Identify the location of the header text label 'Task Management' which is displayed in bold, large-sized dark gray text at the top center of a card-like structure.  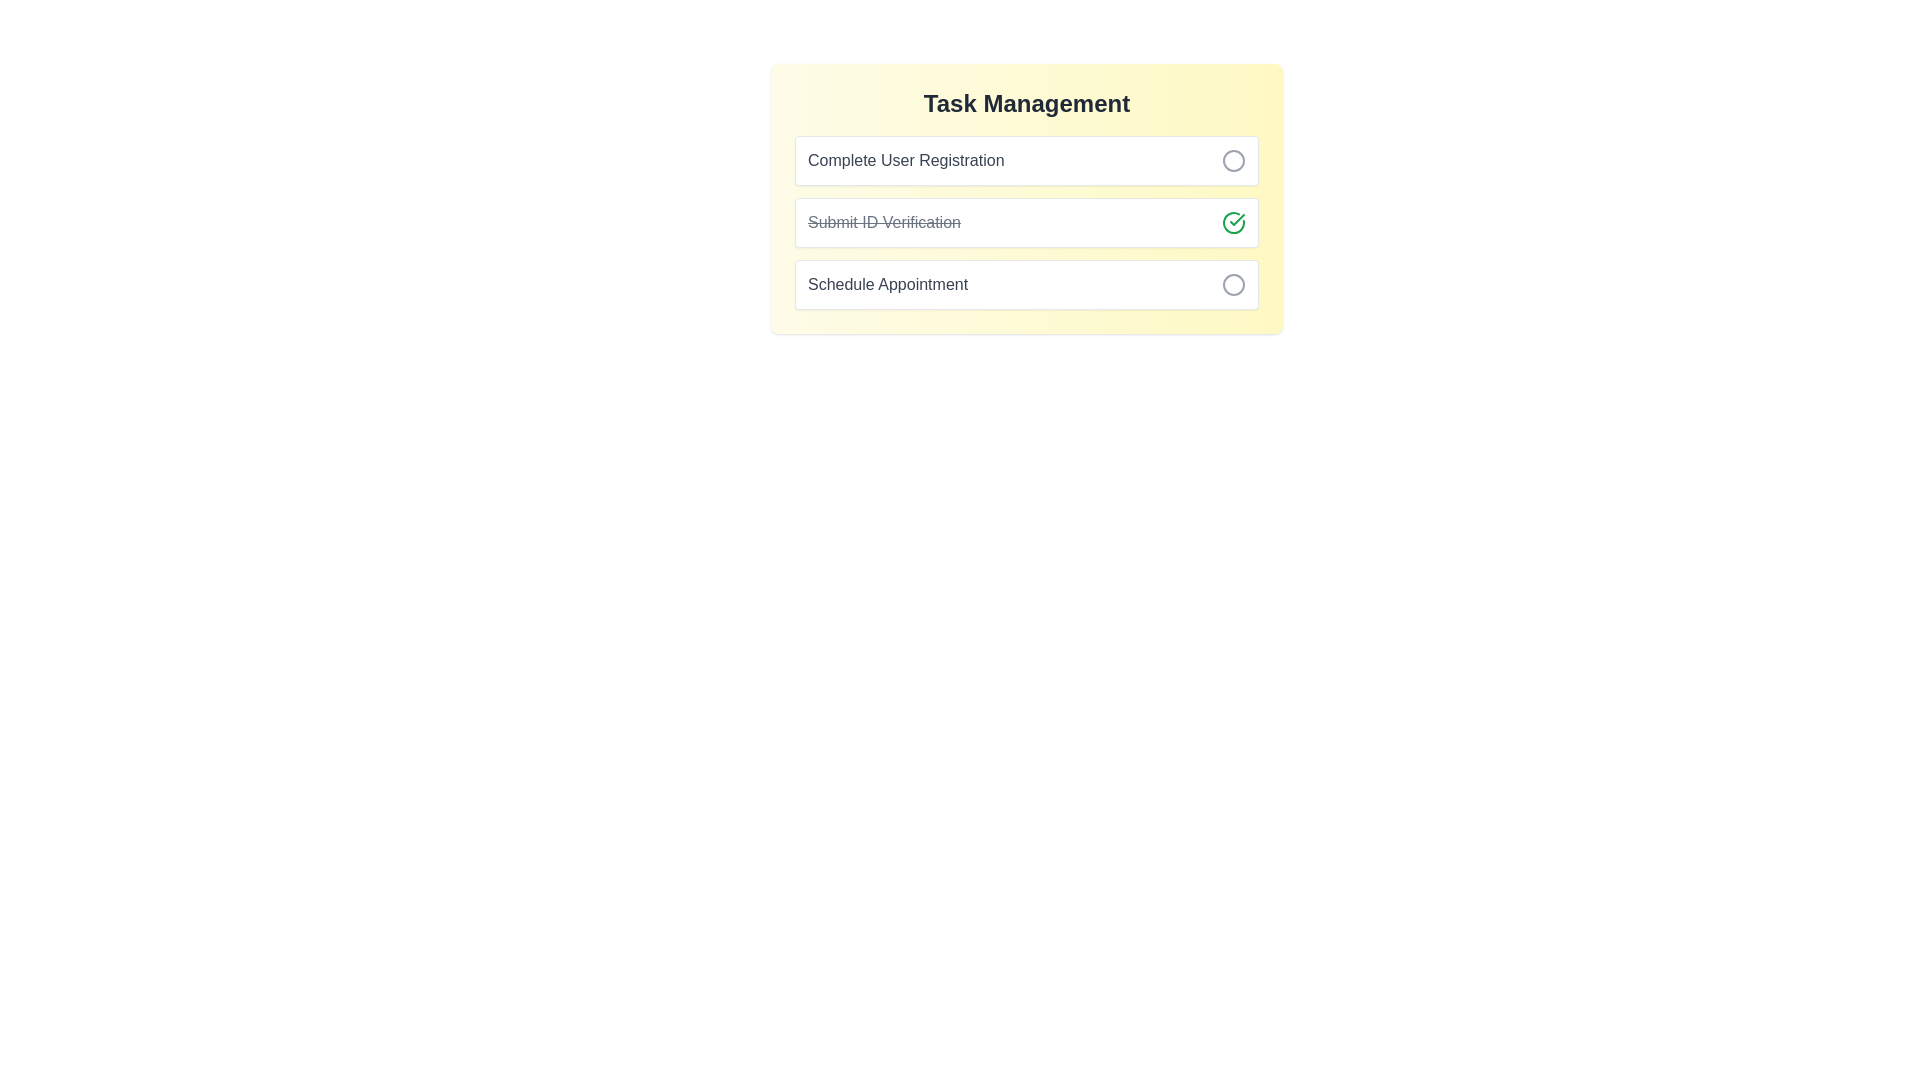
(1027, 104).